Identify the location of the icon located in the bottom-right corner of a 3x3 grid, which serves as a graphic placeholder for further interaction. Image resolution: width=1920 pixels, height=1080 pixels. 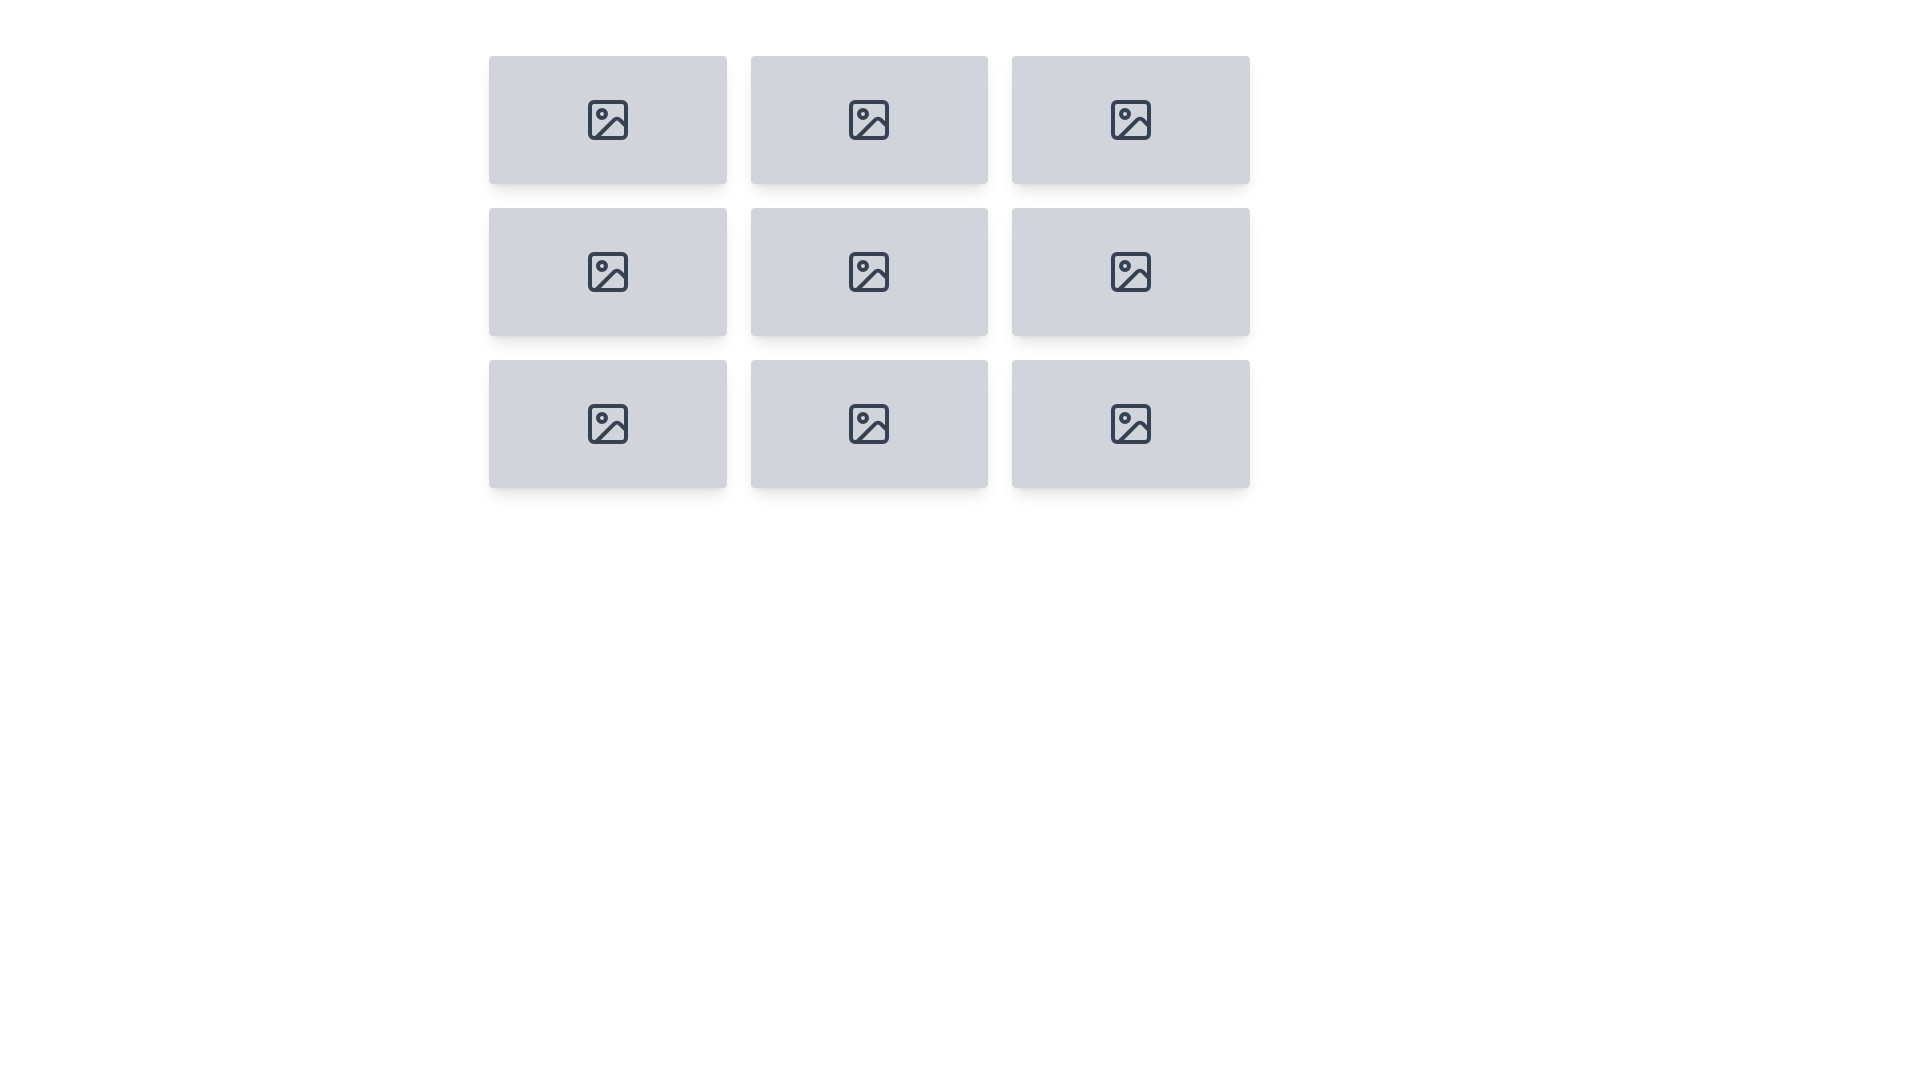
(1131, 423).